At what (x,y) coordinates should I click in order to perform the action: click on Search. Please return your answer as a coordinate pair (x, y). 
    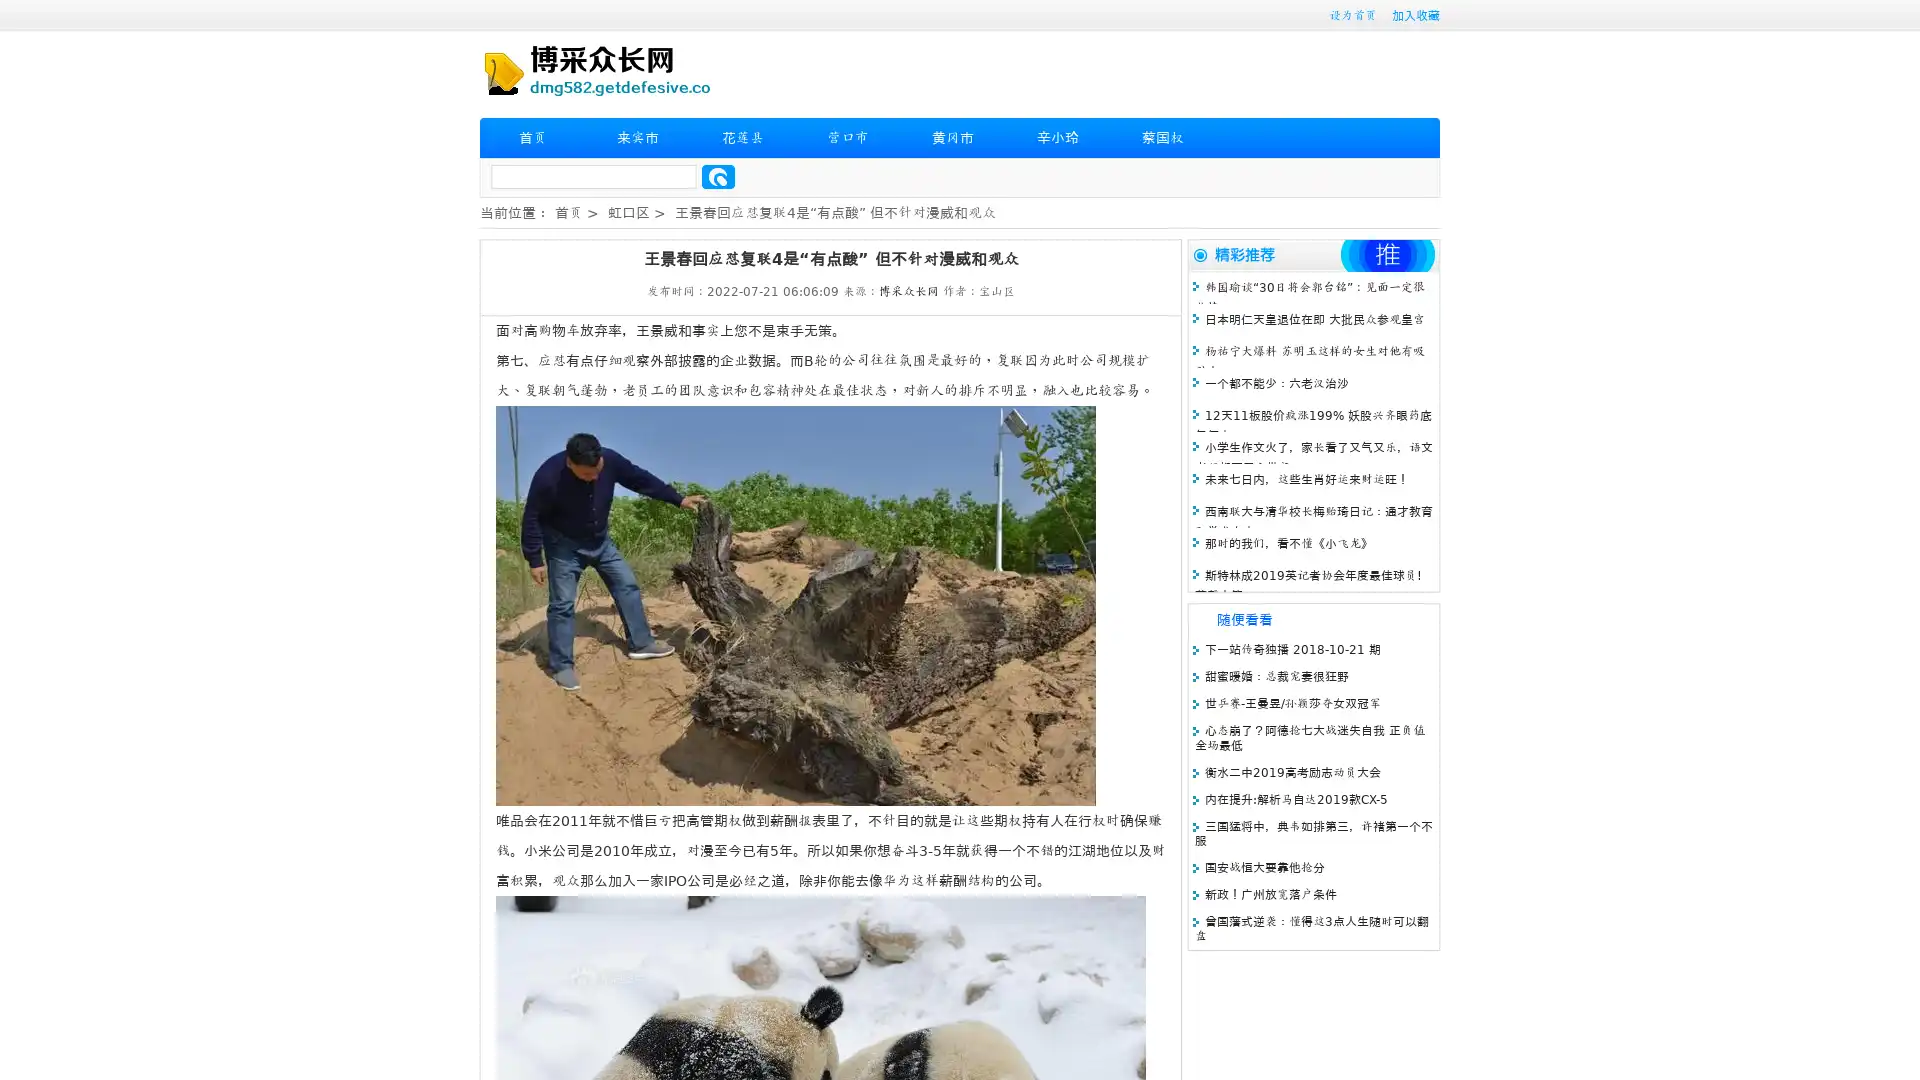
    Looking at the image, I should click on (718, 176).